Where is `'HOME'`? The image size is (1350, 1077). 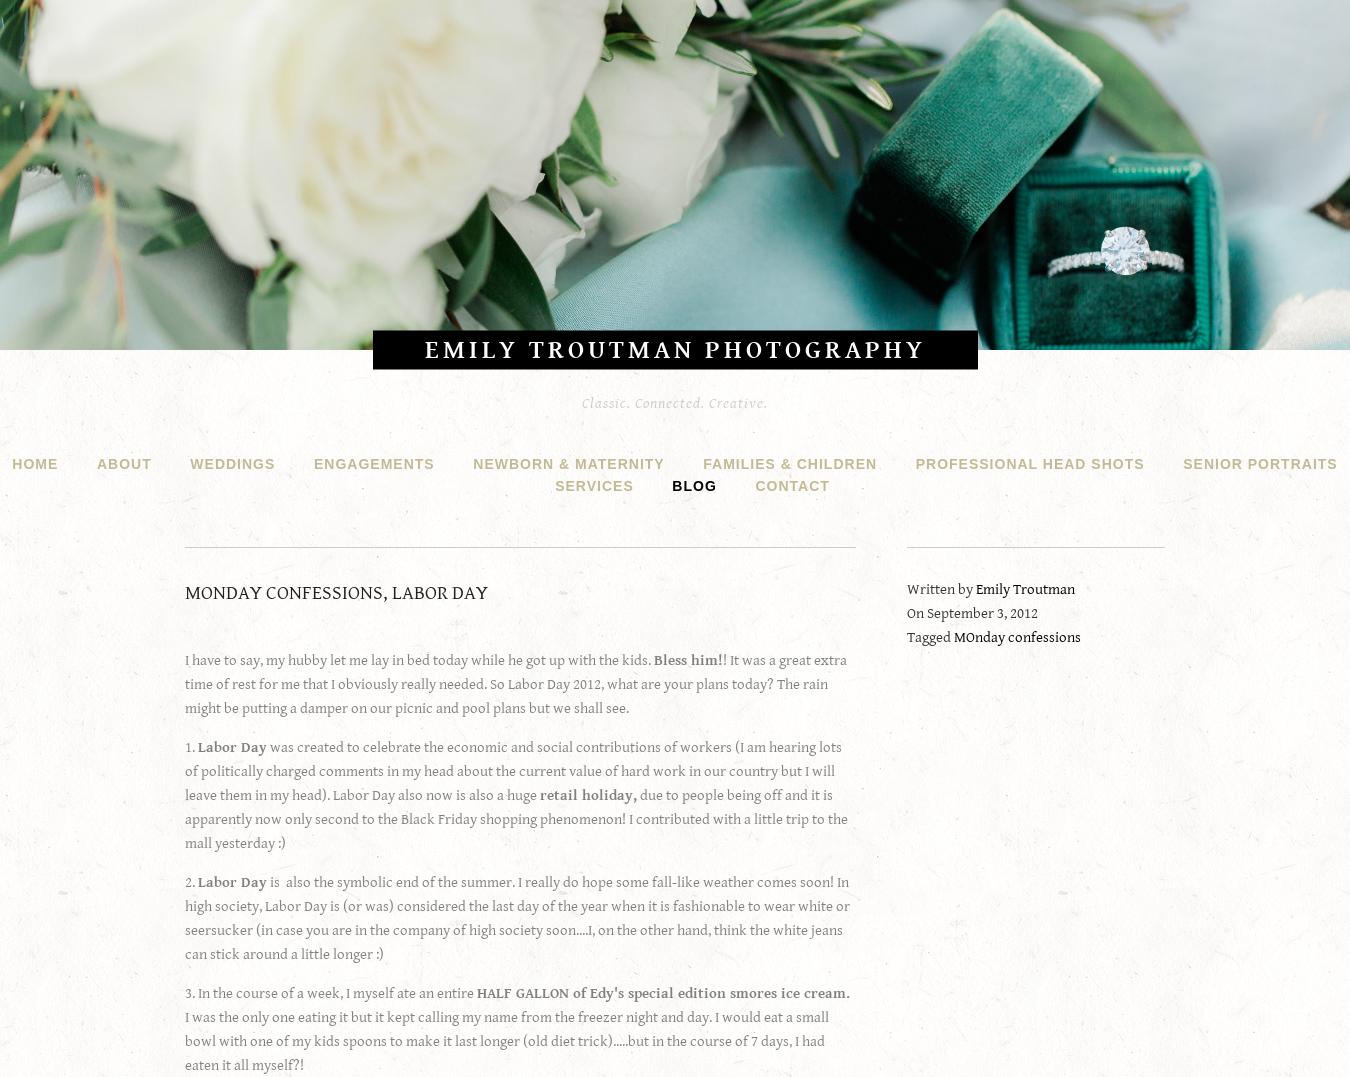
'HOME' is located at coordinates (33, 463).